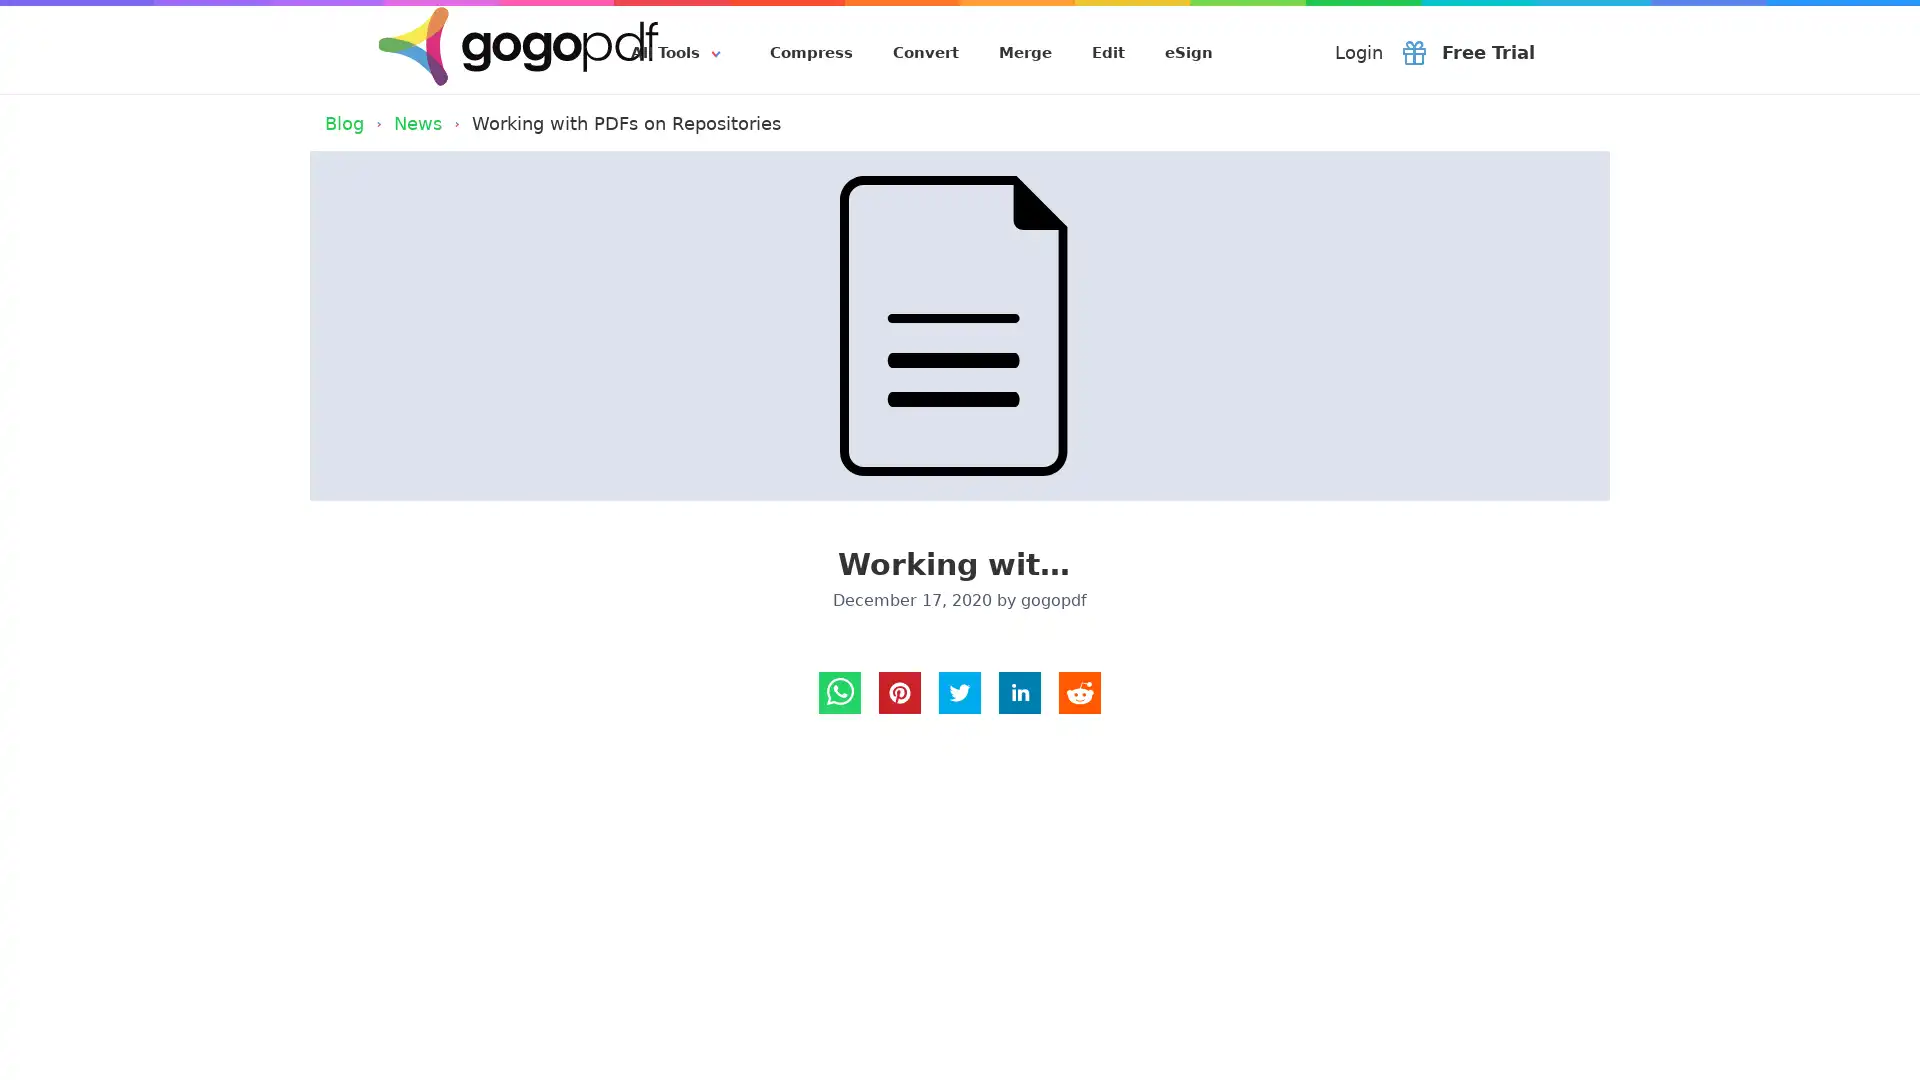 The height and width of the screenshot is (1080, 1920). What do you see at coordinates (840, 692) in the screenshot?
I see `Whatsapp` at bounding box center [840, 692].